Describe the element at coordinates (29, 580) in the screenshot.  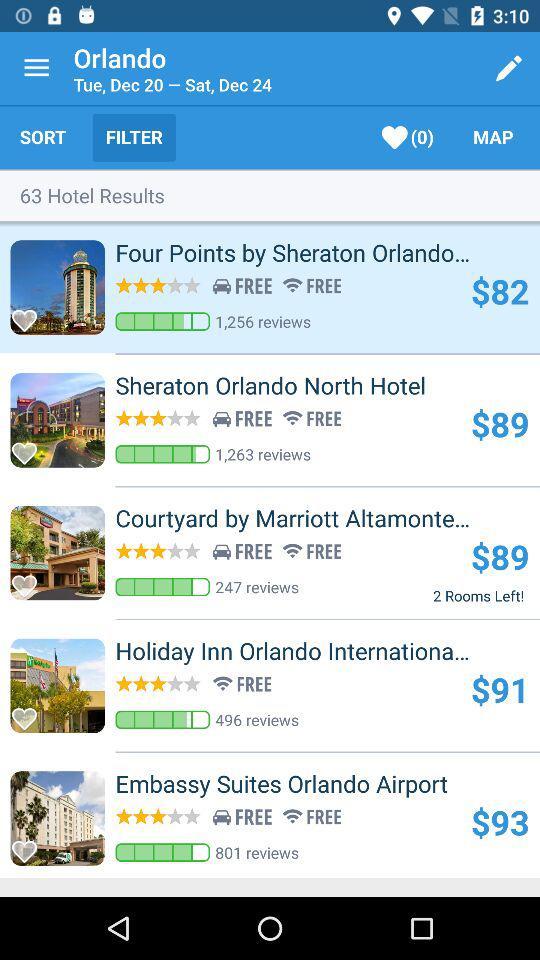
I see `to favorites` at that location.